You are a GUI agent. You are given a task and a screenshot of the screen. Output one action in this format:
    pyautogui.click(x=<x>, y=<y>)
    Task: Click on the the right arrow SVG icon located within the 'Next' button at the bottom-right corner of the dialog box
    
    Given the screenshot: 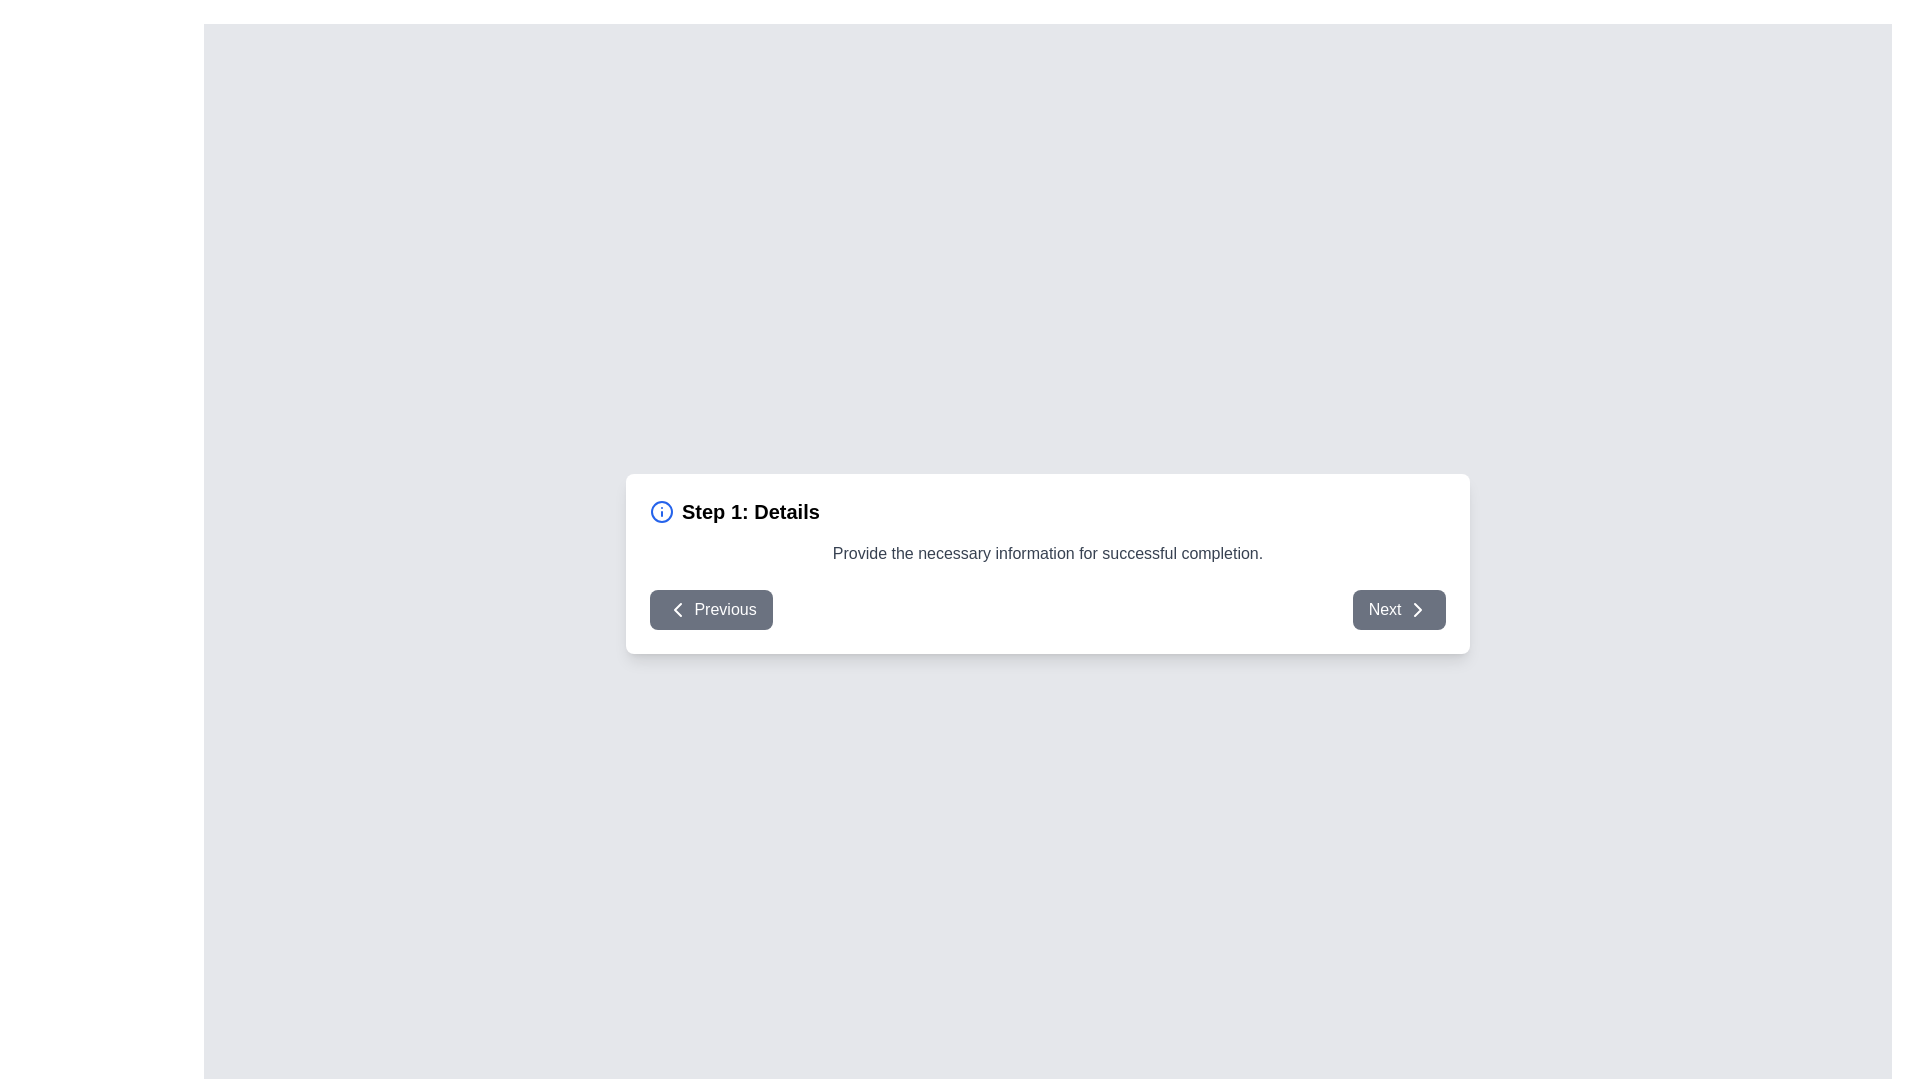 What is the action you would take?
    pyautogui.click(x=1416, y=608)
    